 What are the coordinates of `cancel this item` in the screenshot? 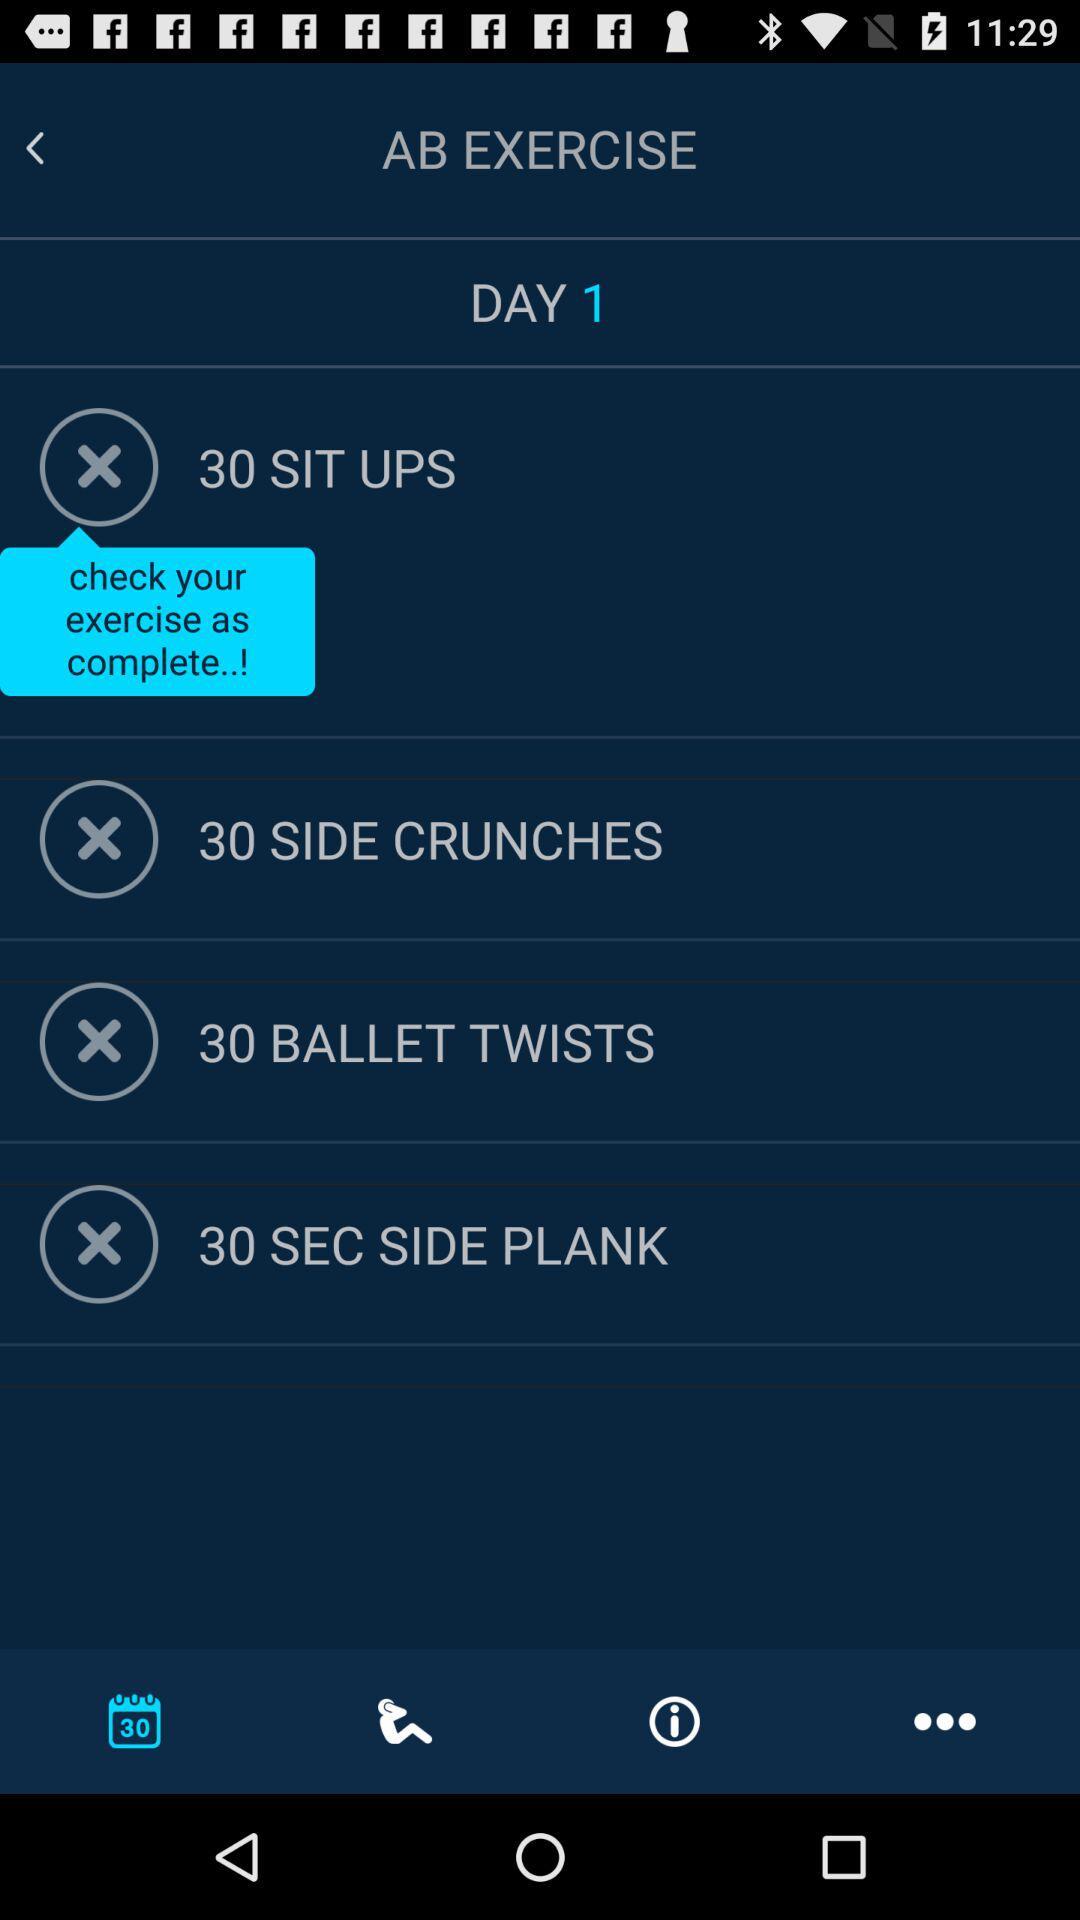 It's located at (99, 1040).